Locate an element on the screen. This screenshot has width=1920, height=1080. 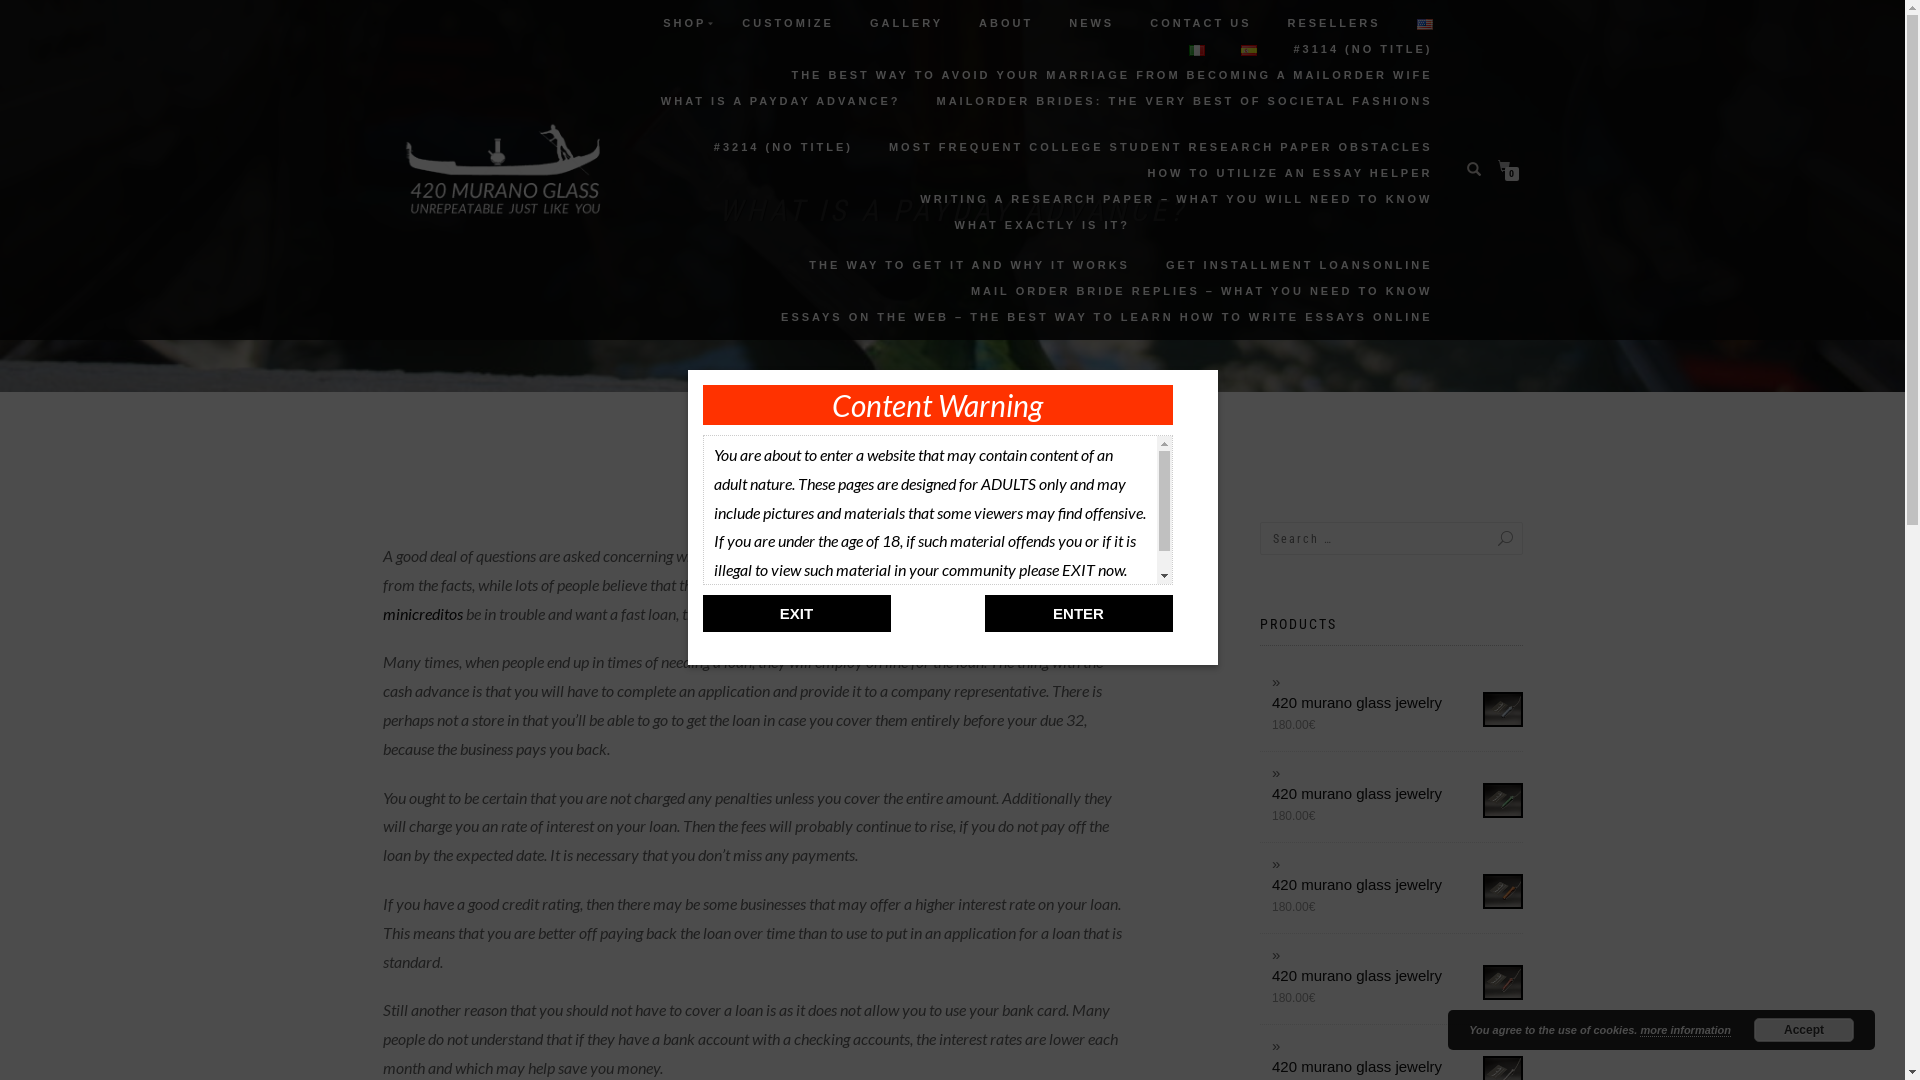
'pedir minicreditos' is located at coordinates (747, 597).